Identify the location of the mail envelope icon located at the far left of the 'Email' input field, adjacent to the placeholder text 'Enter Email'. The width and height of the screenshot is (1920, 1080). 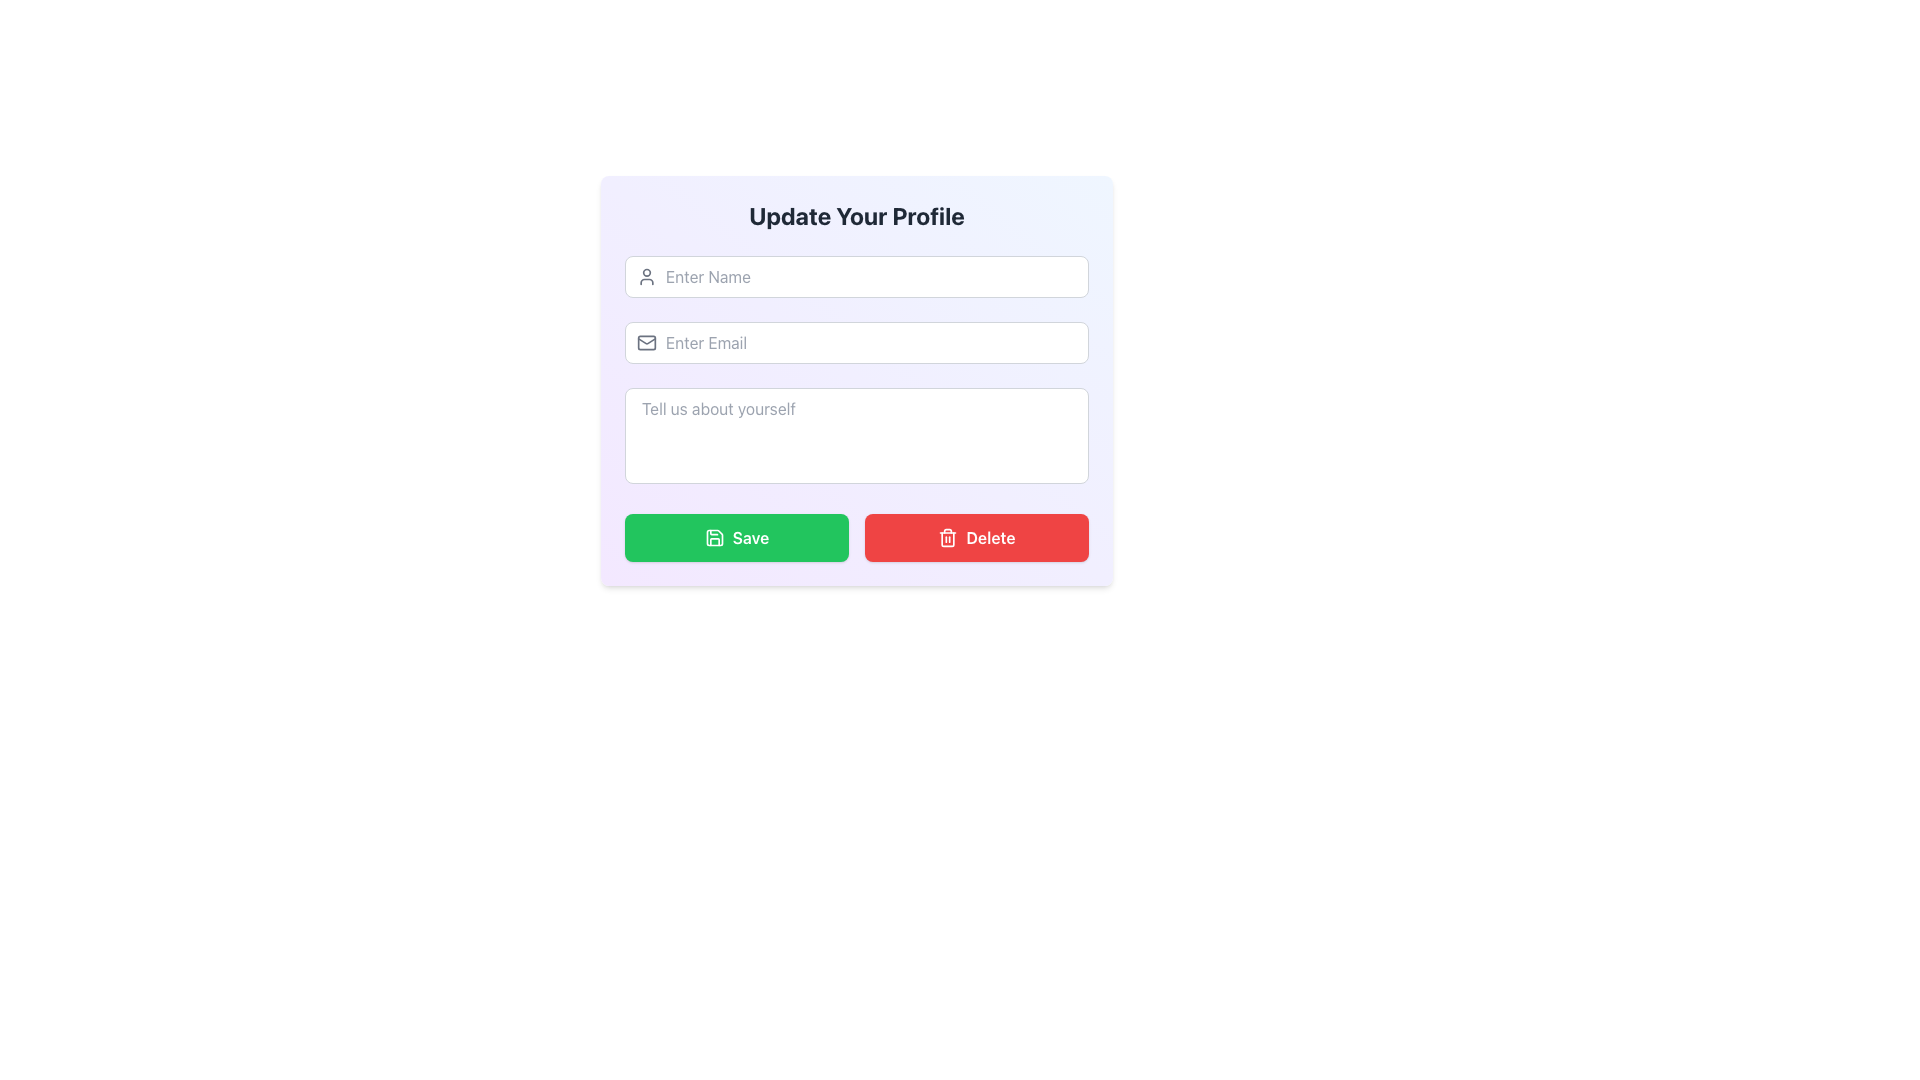
(647, 342).